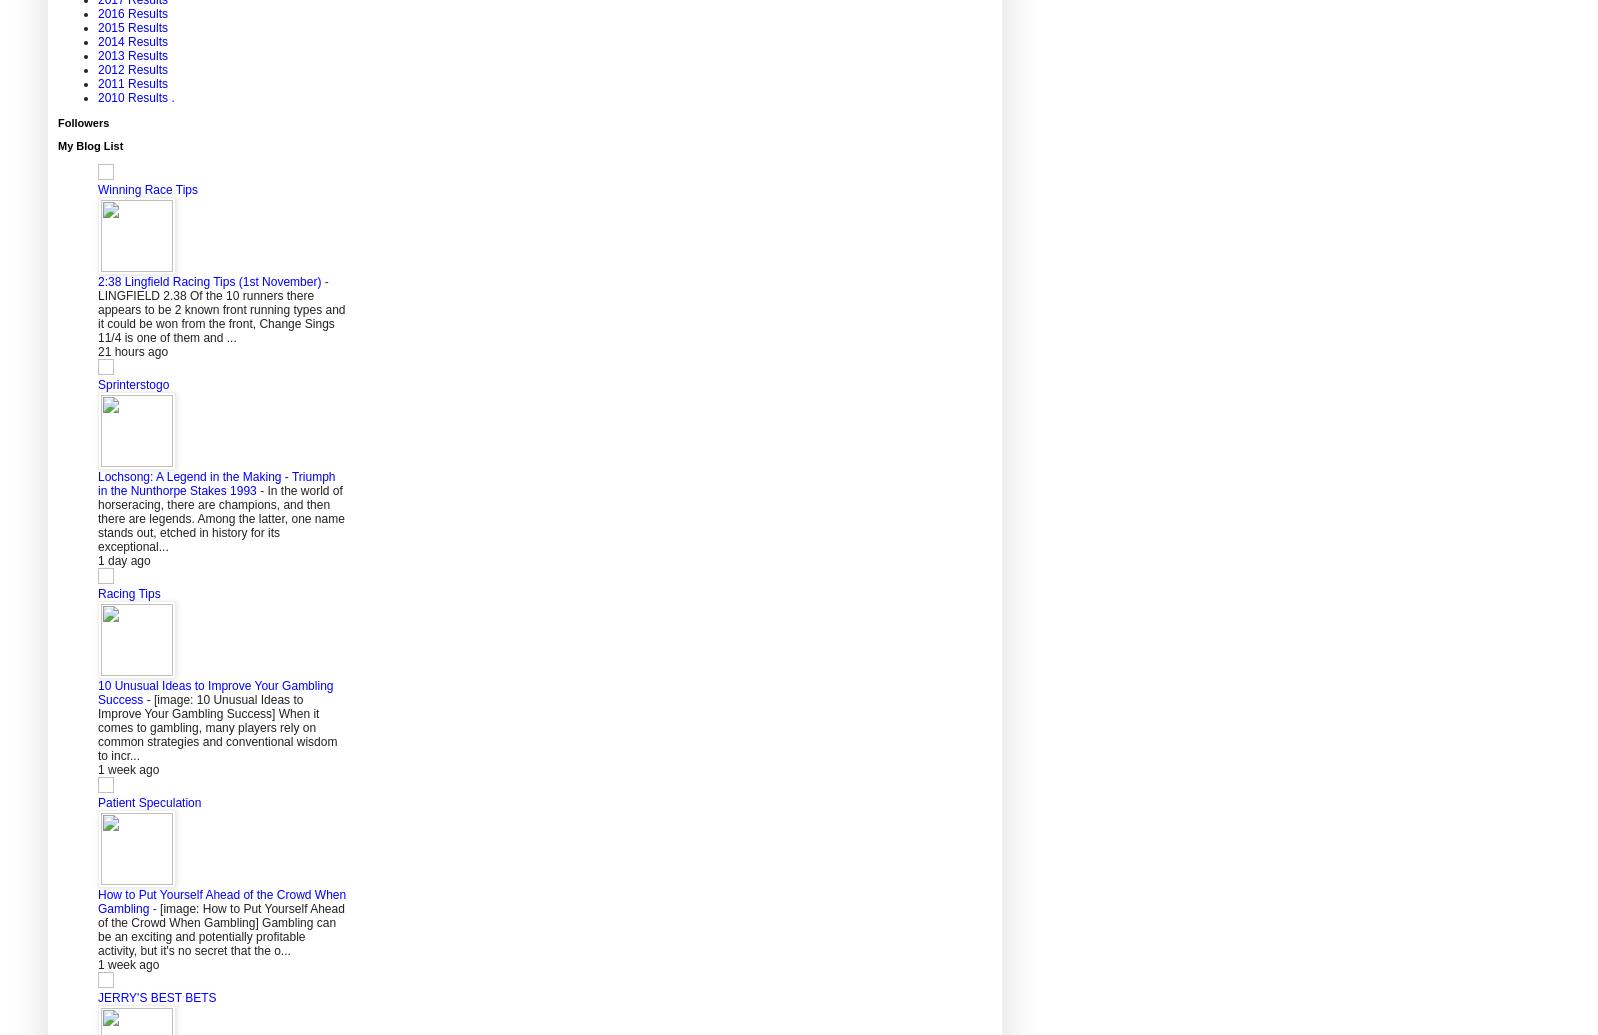 Image resolution: width=1598 pixels, height=1035 pixels. Describe the element at coordinates (123, 559) in the screenshot. I see `'1 day ago'` at that location.